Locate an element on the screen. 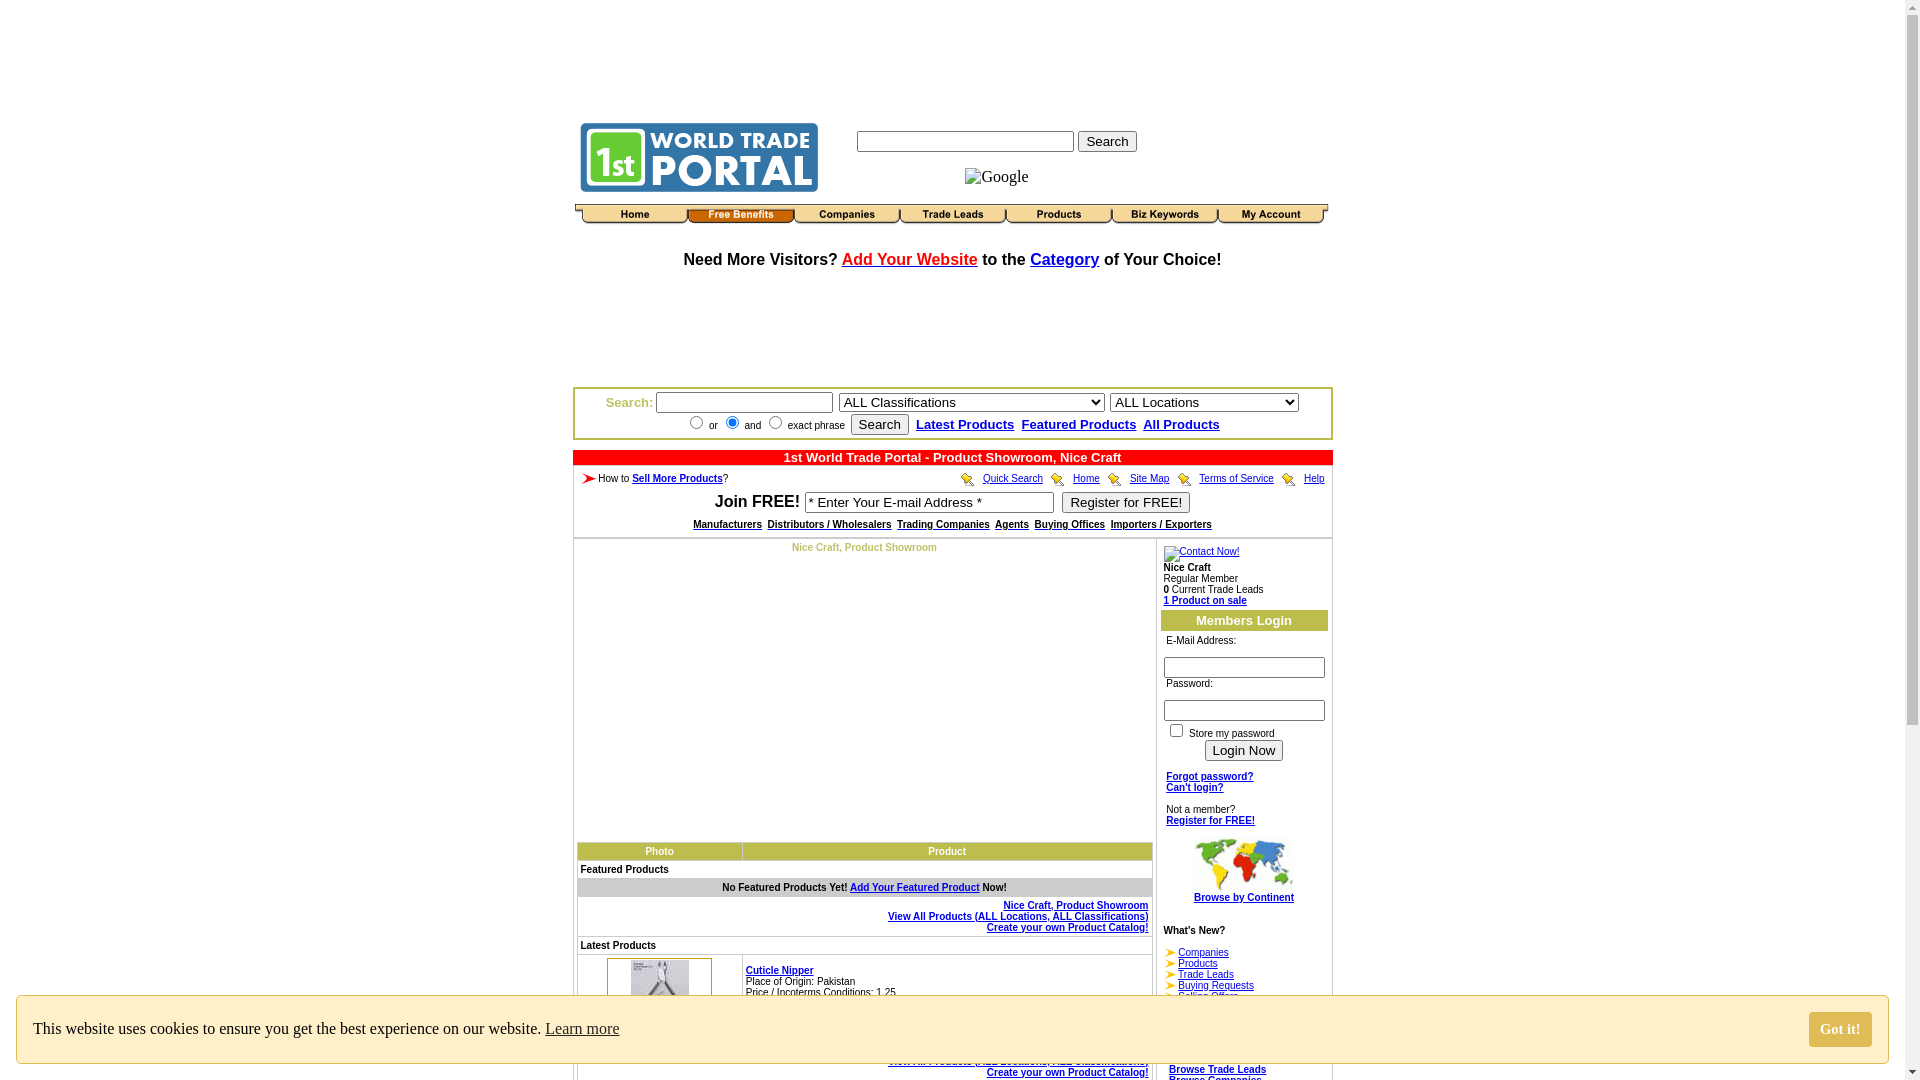 The height and width of the screenshot is (1080, 1920). 'All Products' is located at coordinates (1181, 423).